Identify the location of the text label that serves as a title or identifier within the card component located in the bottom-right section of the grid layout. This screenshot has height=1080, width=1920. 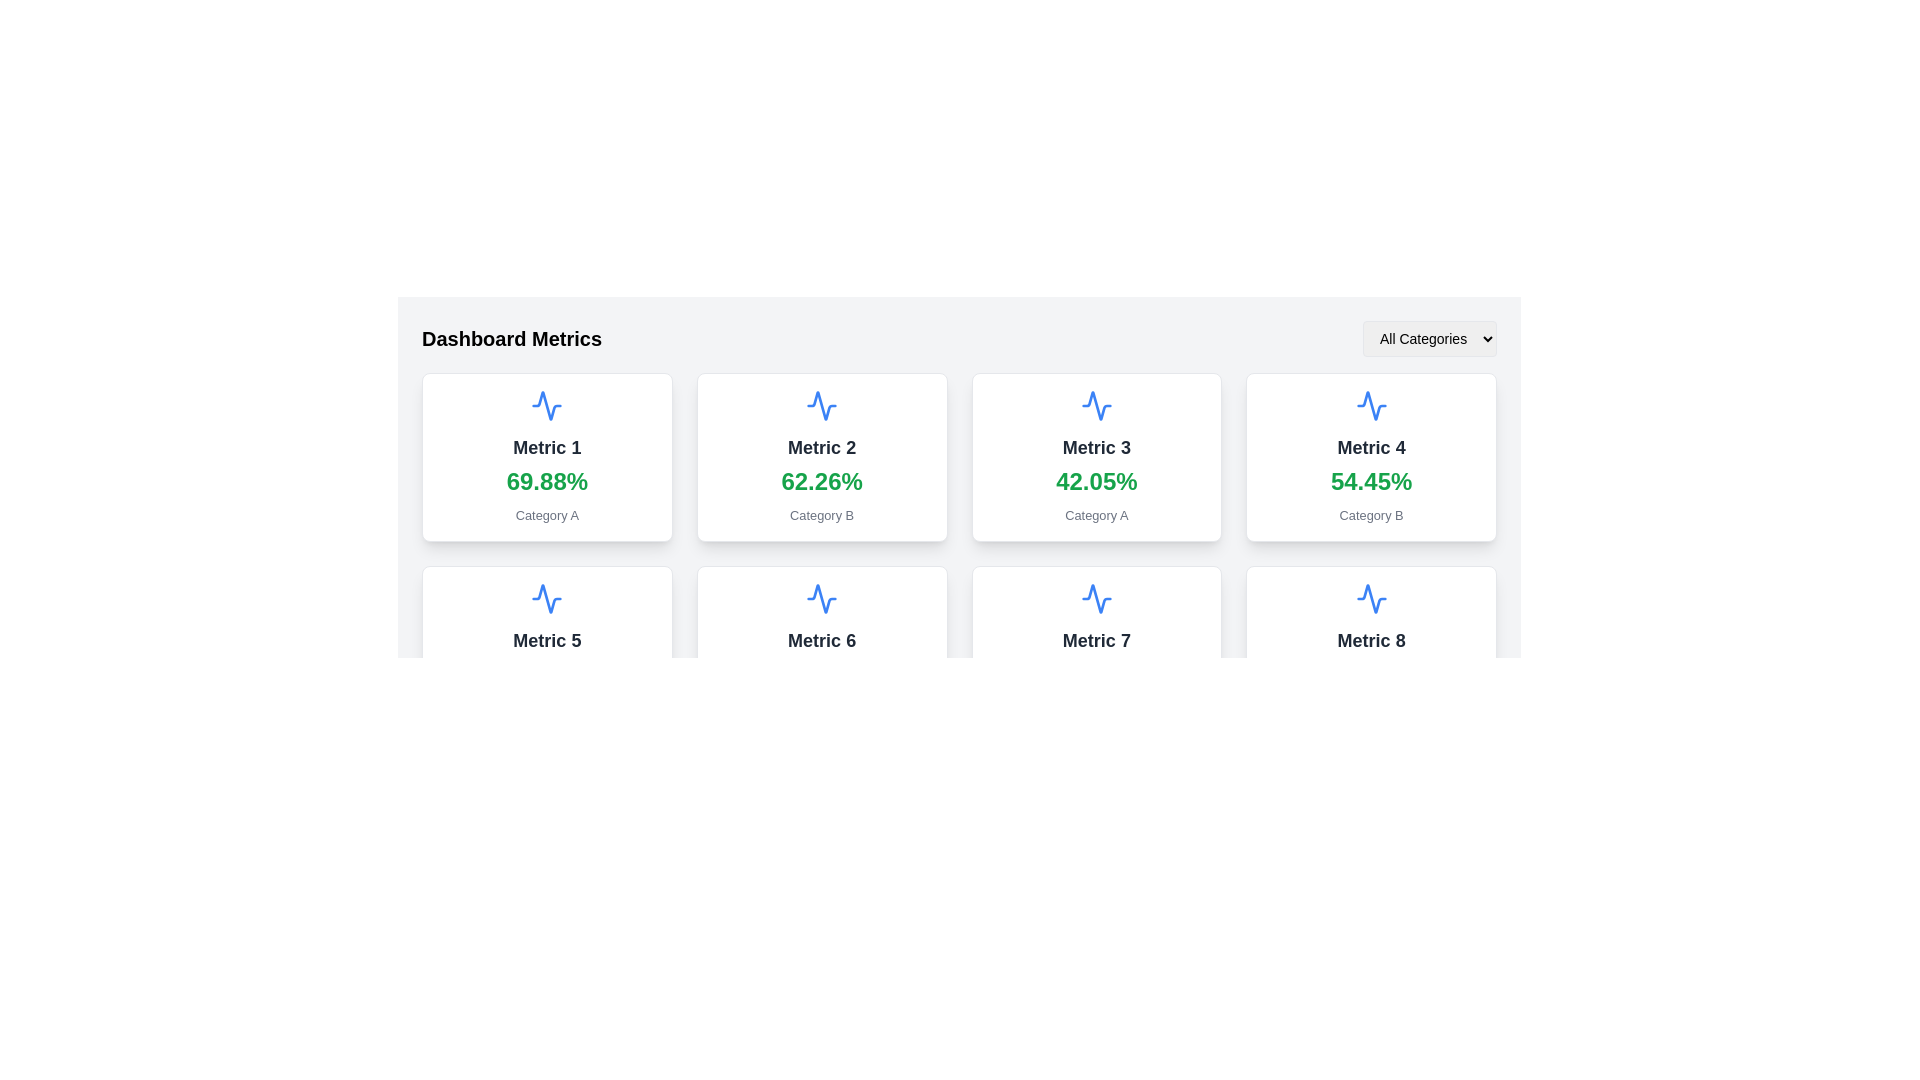
(1370, 641).